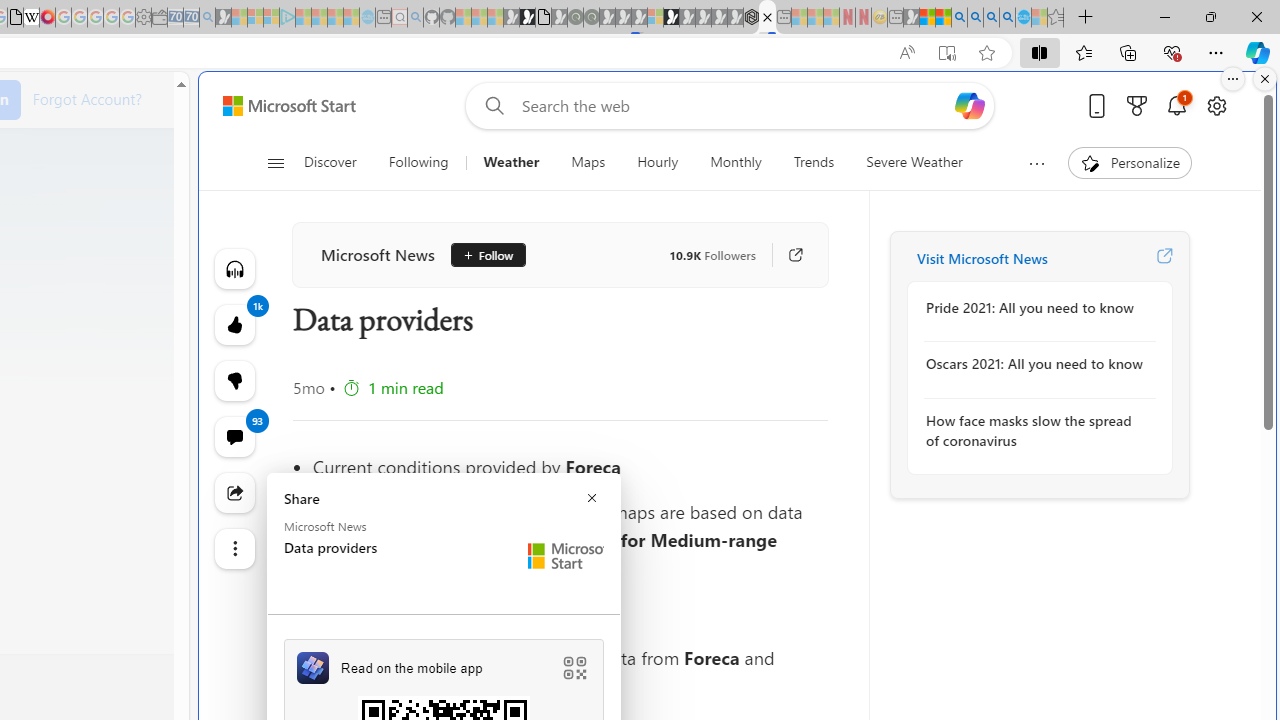 The height and width of the screenshot is (720, 1280). I want to click on 'Share this story', so click(234, 492).